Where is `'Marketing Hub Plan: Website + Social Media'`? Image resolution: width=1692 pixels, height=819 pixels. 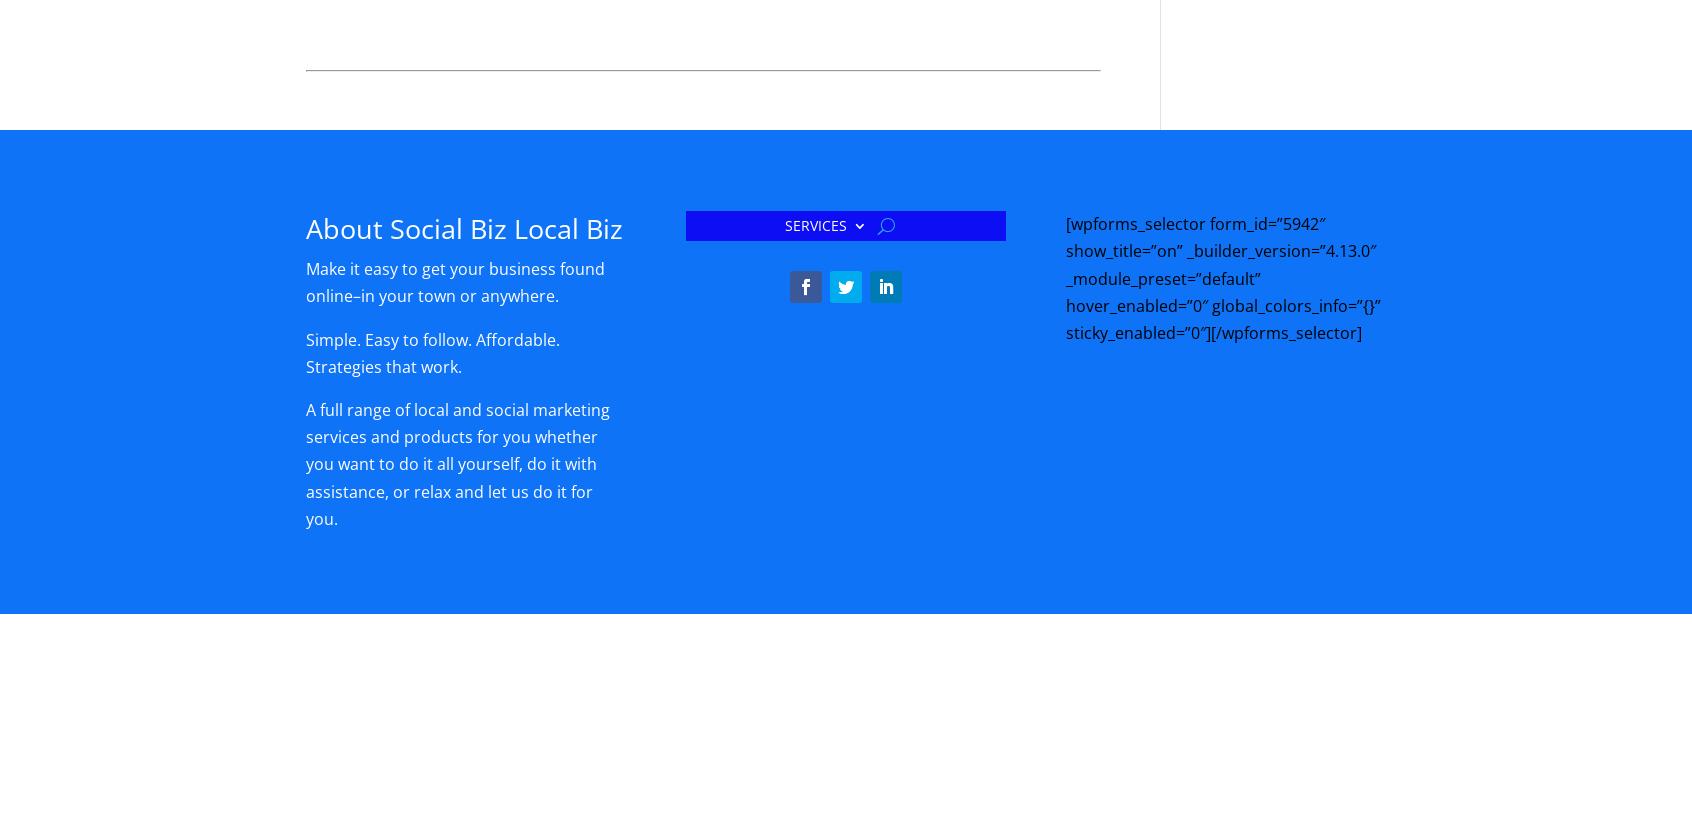
'Marketing Hub Plan: Website + Social Media' is located at coordinates (1130, 764).